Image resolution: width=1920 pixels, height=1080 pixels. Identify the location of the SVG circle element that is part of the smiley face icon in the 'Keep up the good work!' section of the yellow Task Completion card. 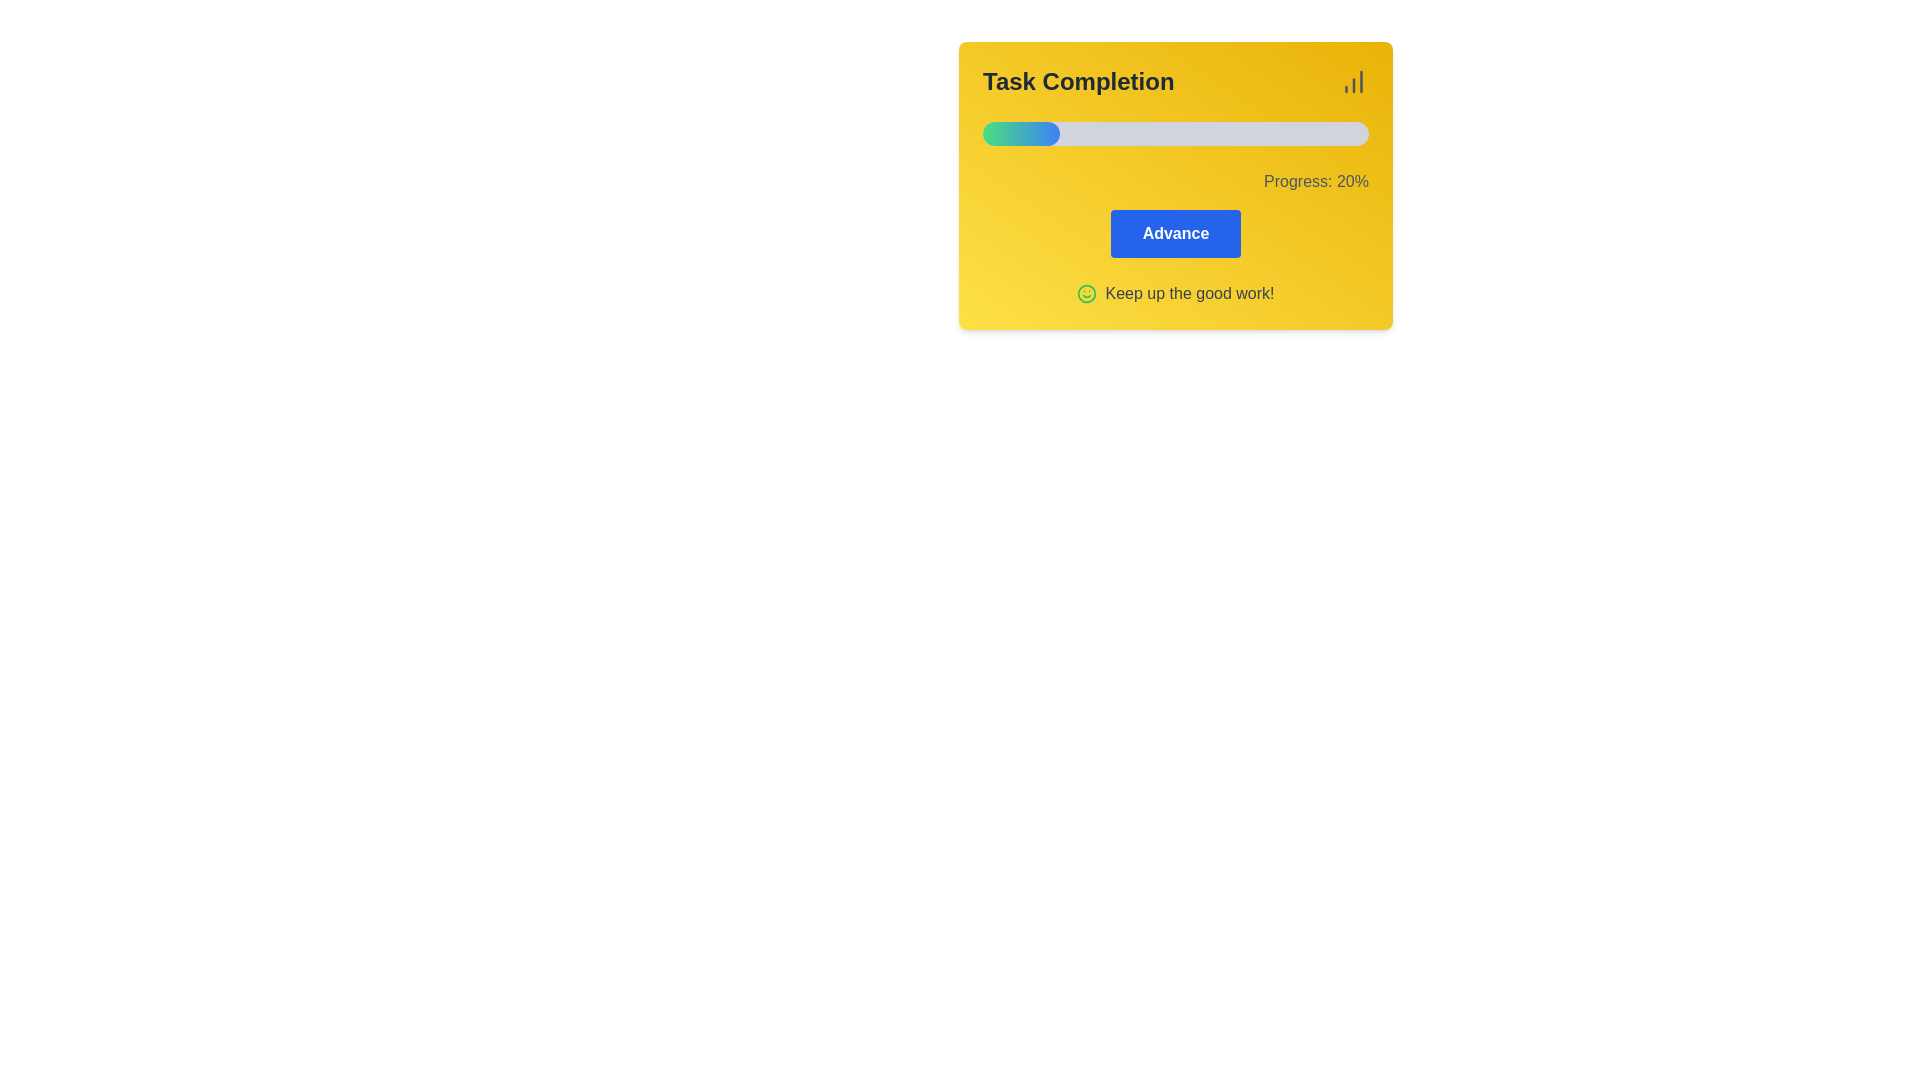
(1086, 293).